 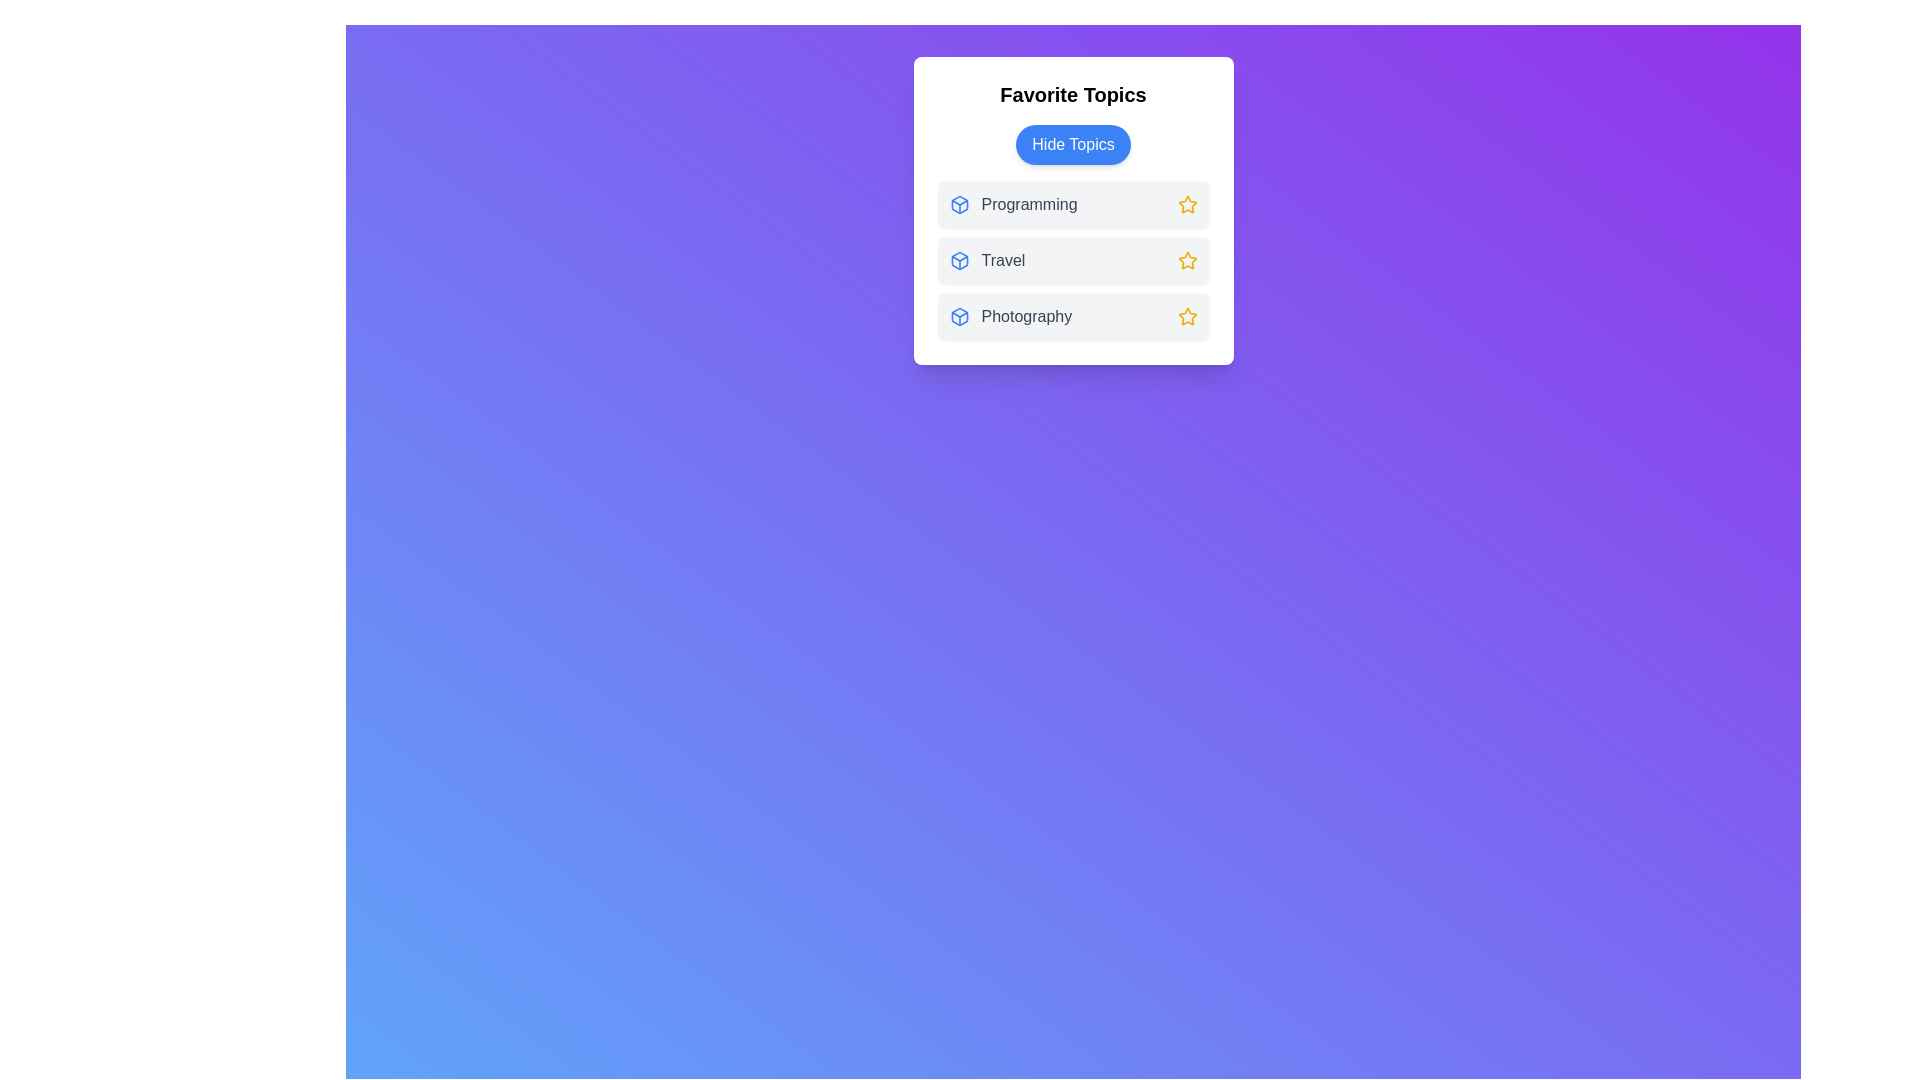 I want to click on the yellow star icon at the end of the 'Travel' section, so click(x=1187, y=260).